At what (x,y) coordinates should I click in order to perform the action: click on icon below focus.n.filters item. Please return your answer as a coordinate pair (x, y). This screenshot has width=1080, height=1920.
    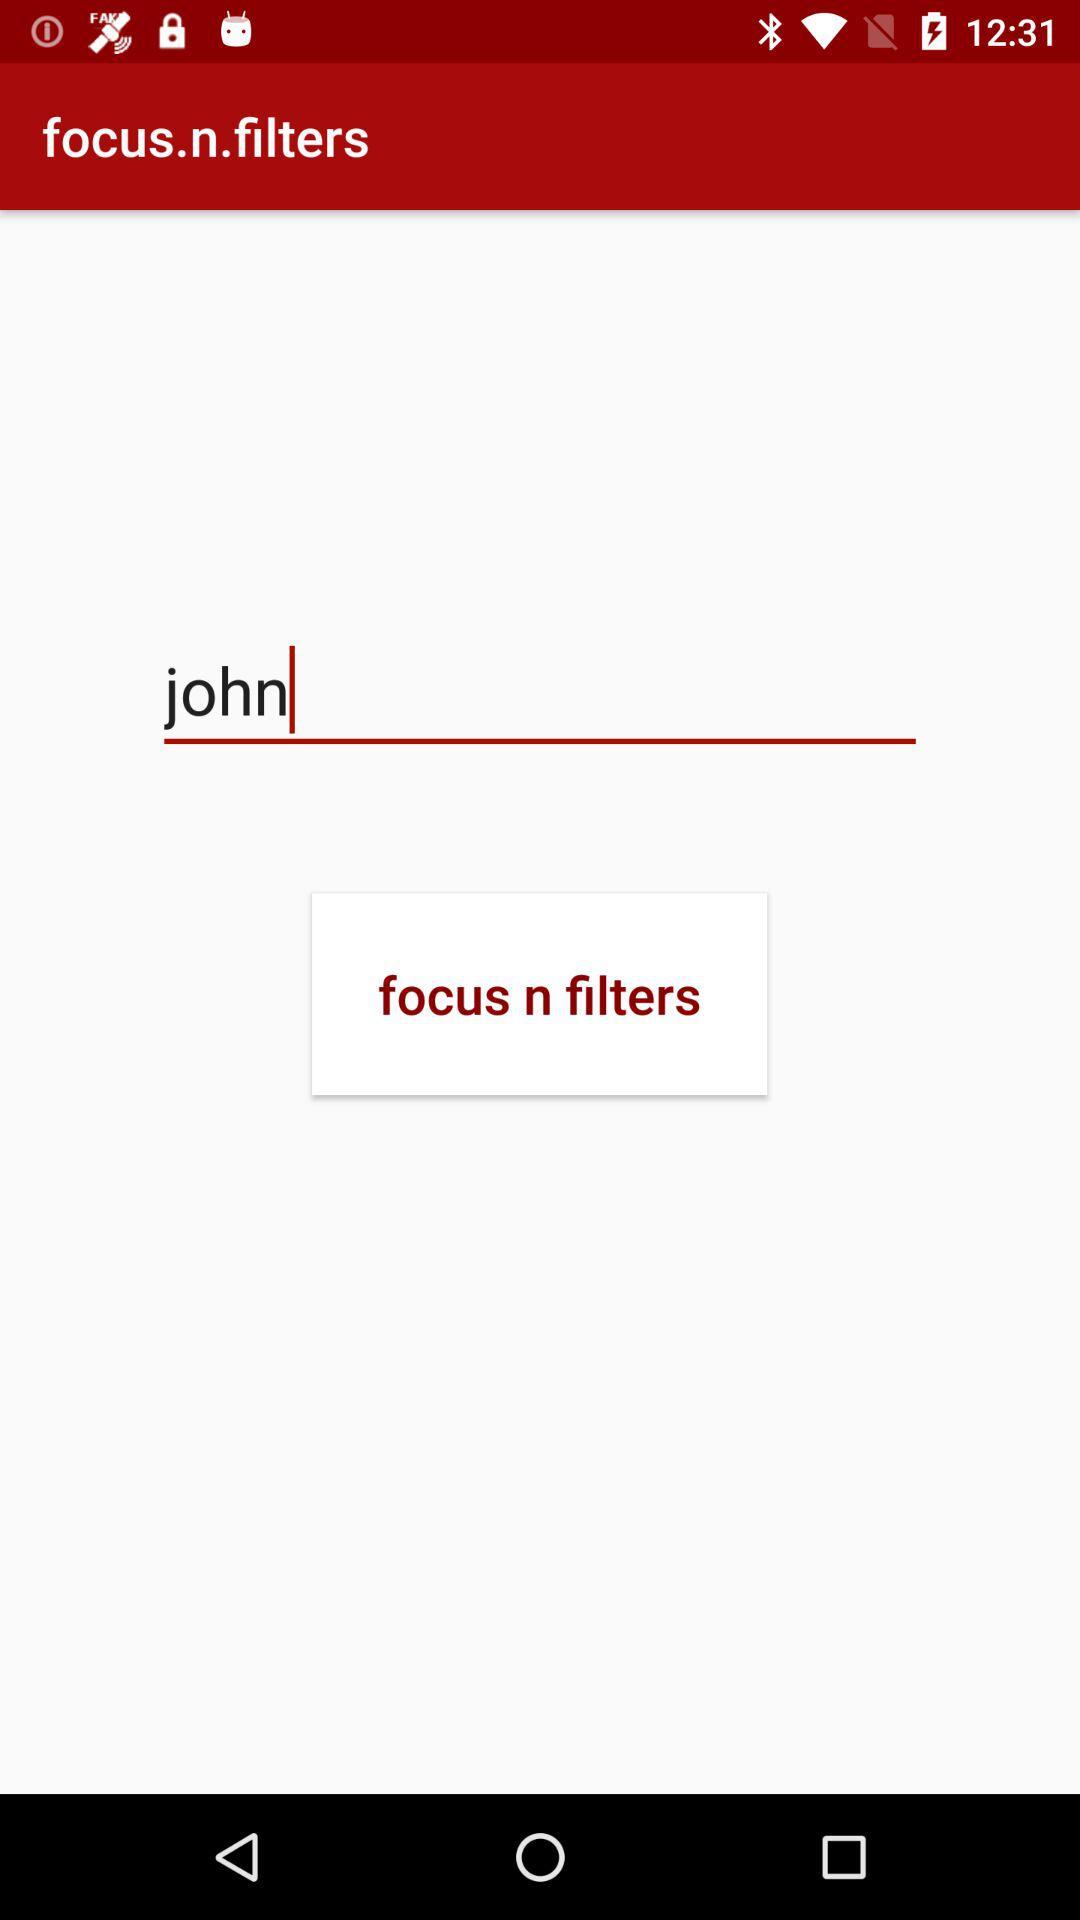
    Looking at the image, I should click on (540, 690).